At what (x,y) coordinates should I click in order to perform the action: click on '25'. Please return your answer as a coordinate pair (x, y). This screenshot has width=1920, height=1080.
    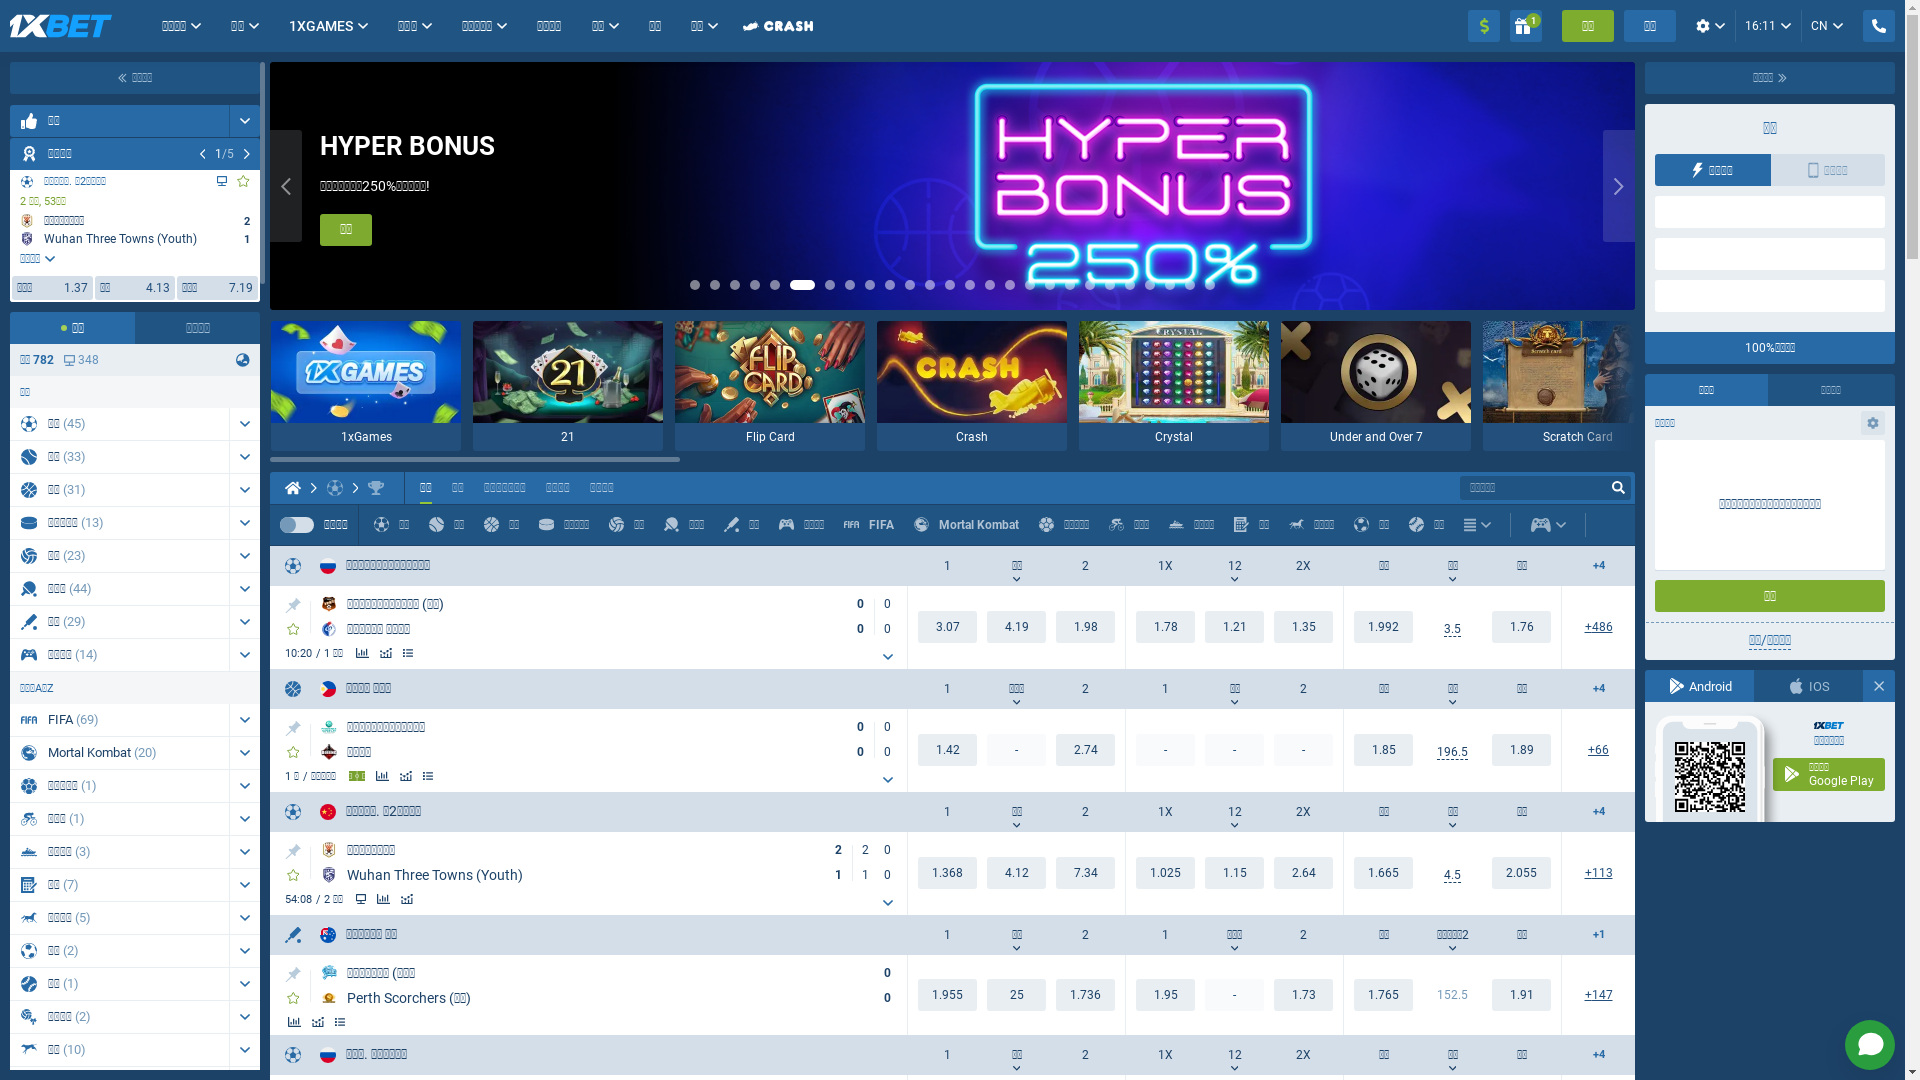
    Looking at the image, I should click on (987, 995).